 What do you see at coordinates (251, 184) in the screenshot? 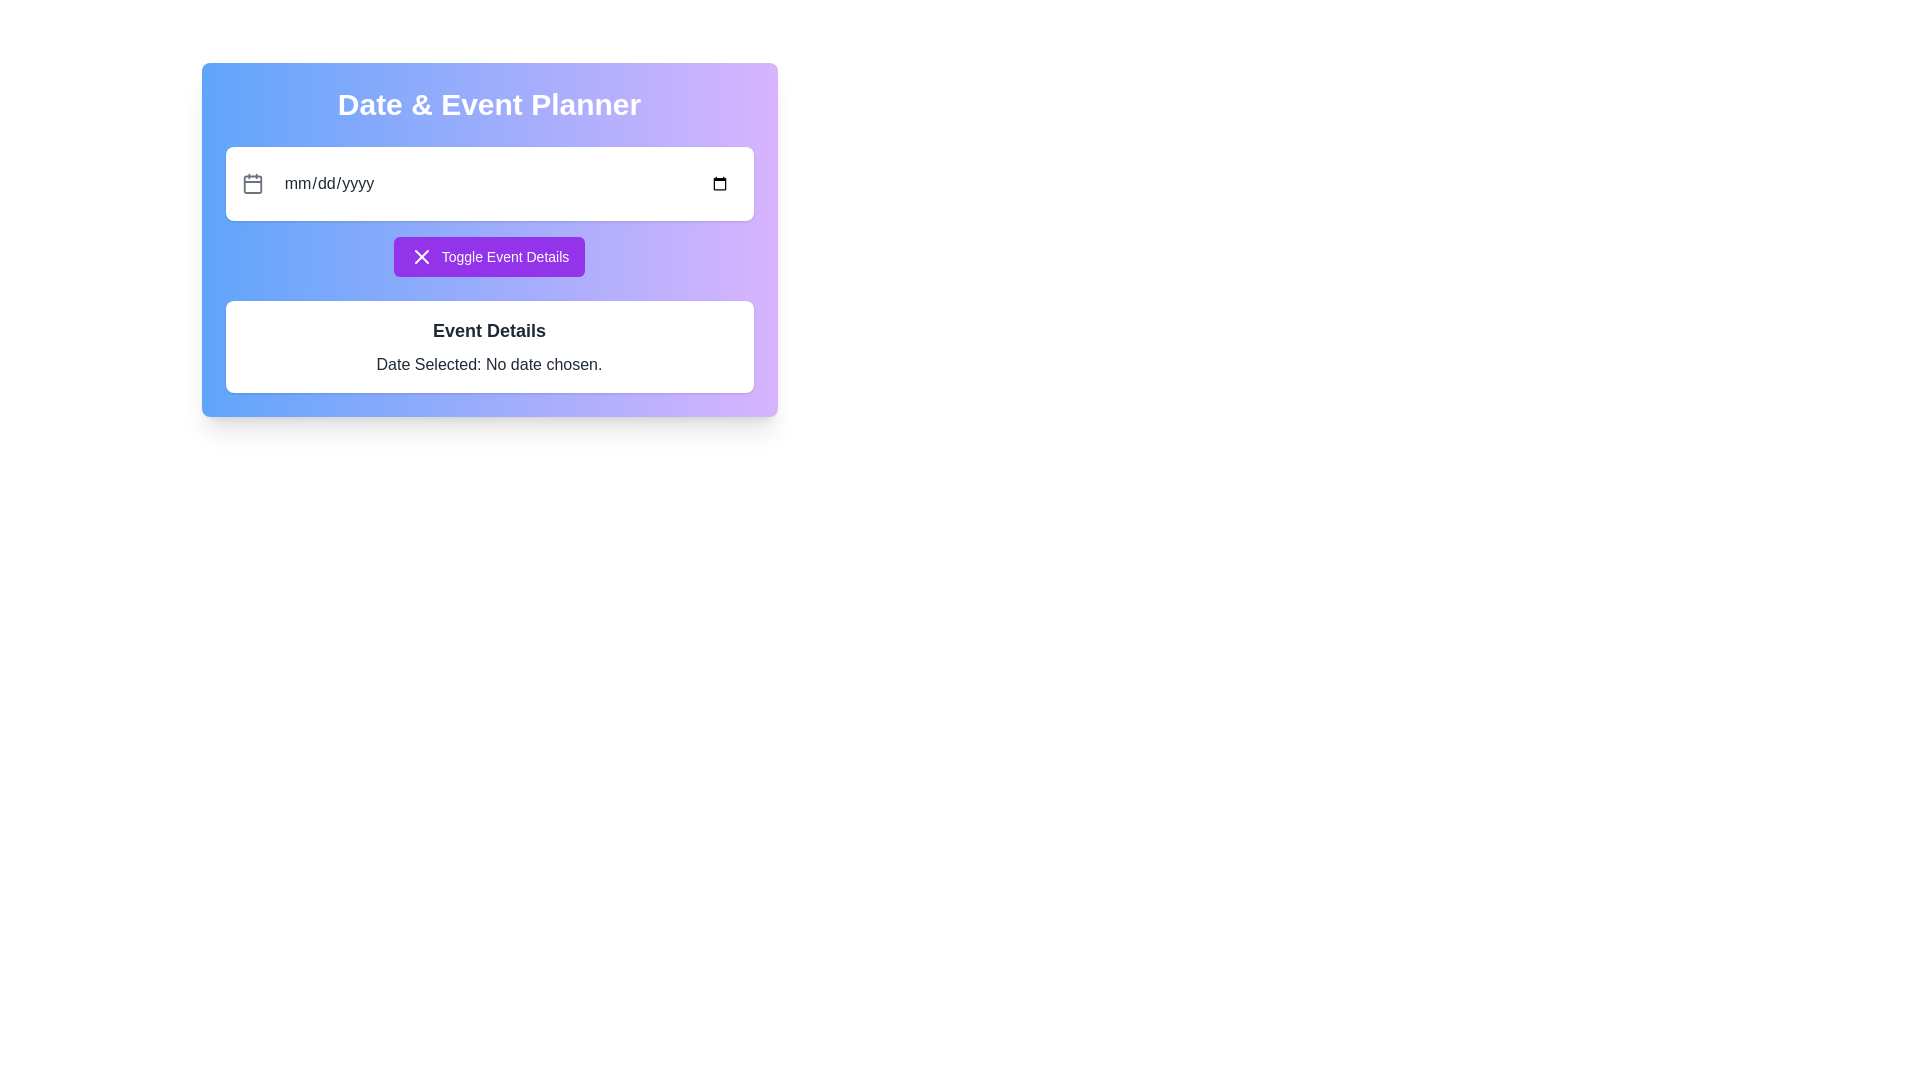
I see `the calendar icon button, which has a rectangular outline with rounded corners and is located to the left of the date input field labeled 'mm/dd/yyyy'` at bounding box center [251, 184].